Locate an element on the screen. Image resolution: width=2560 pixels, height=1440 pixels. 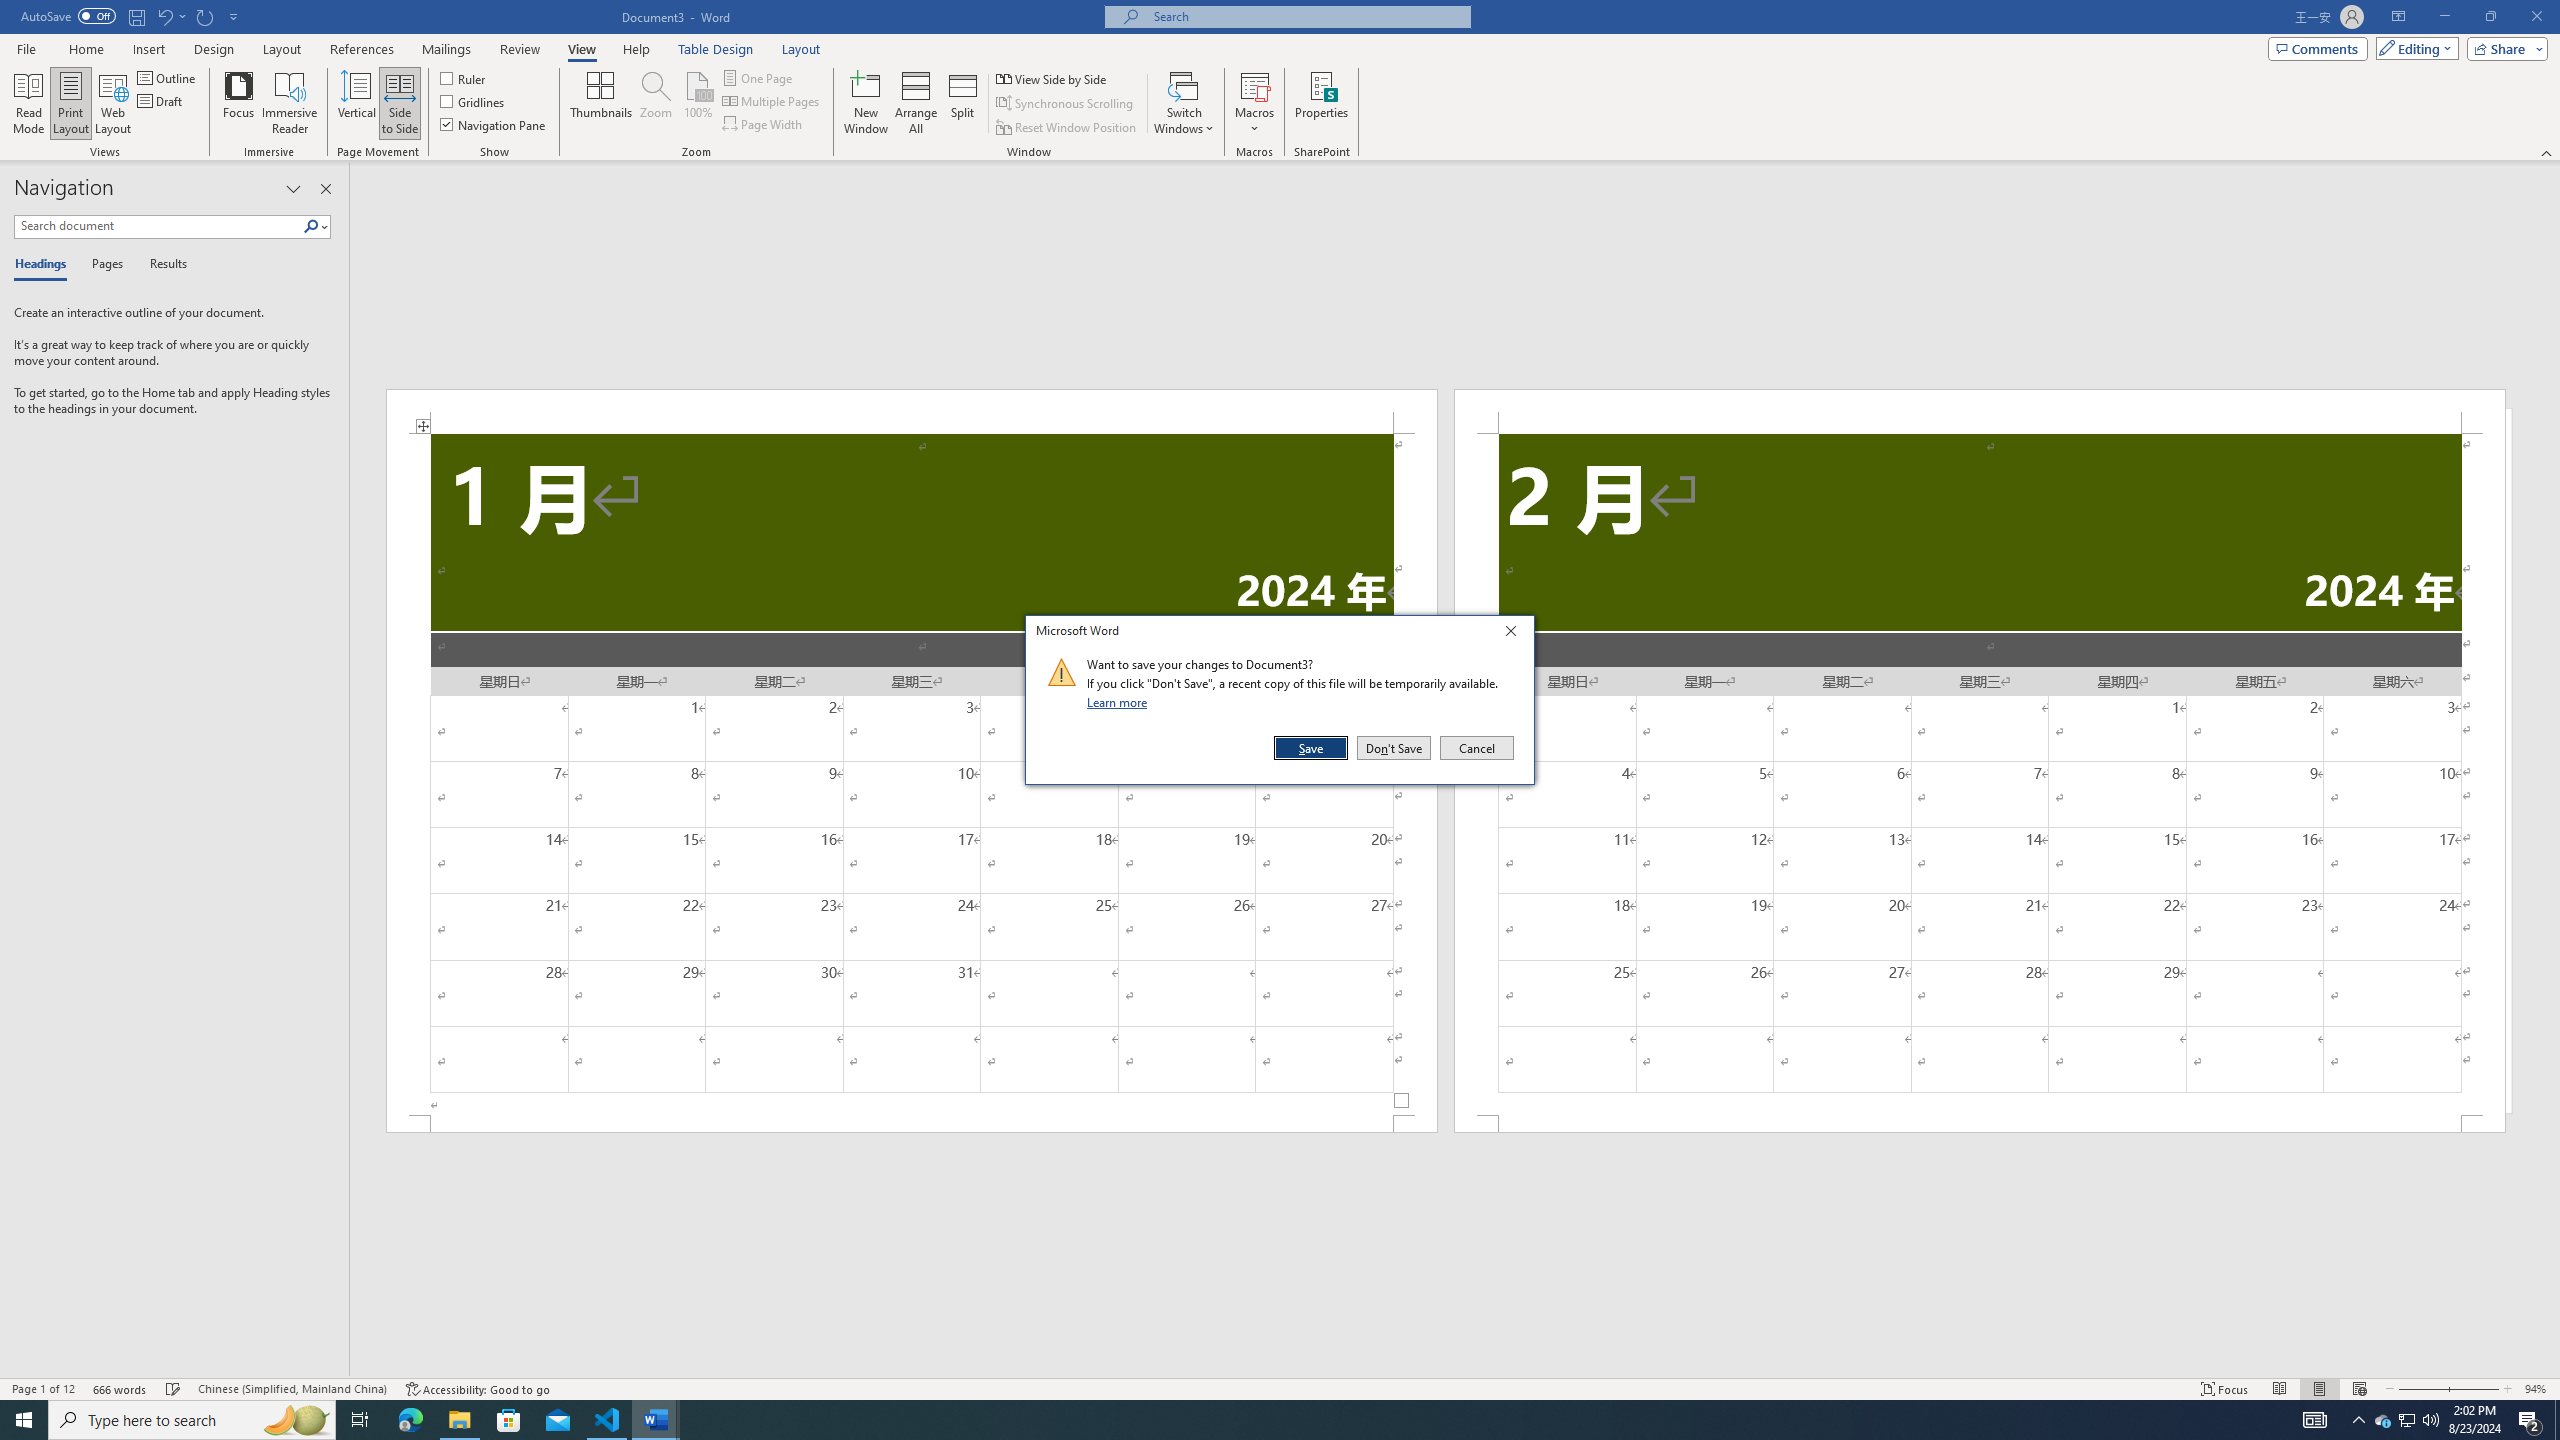
'100%' is located at coordinates (697, 103).